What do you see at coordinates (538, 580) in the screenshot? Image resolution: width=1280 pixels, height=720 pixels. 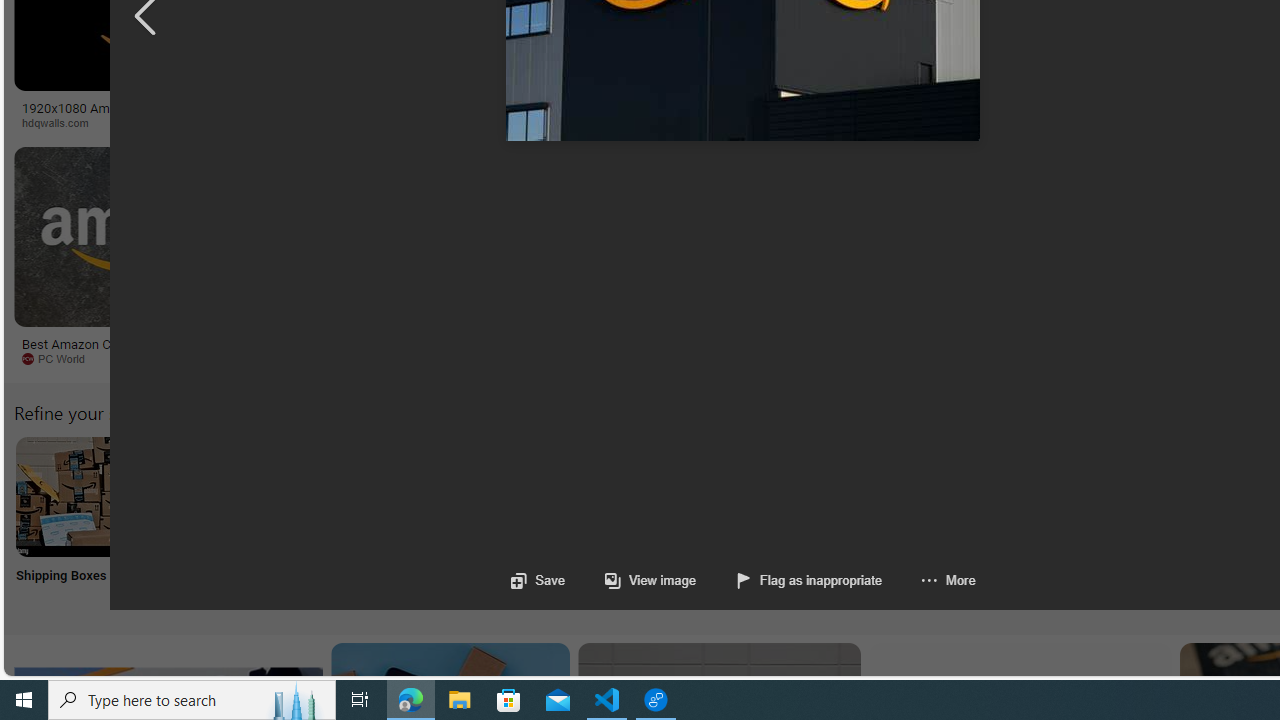 I see `'Save'` at bounding box center [538, 580].